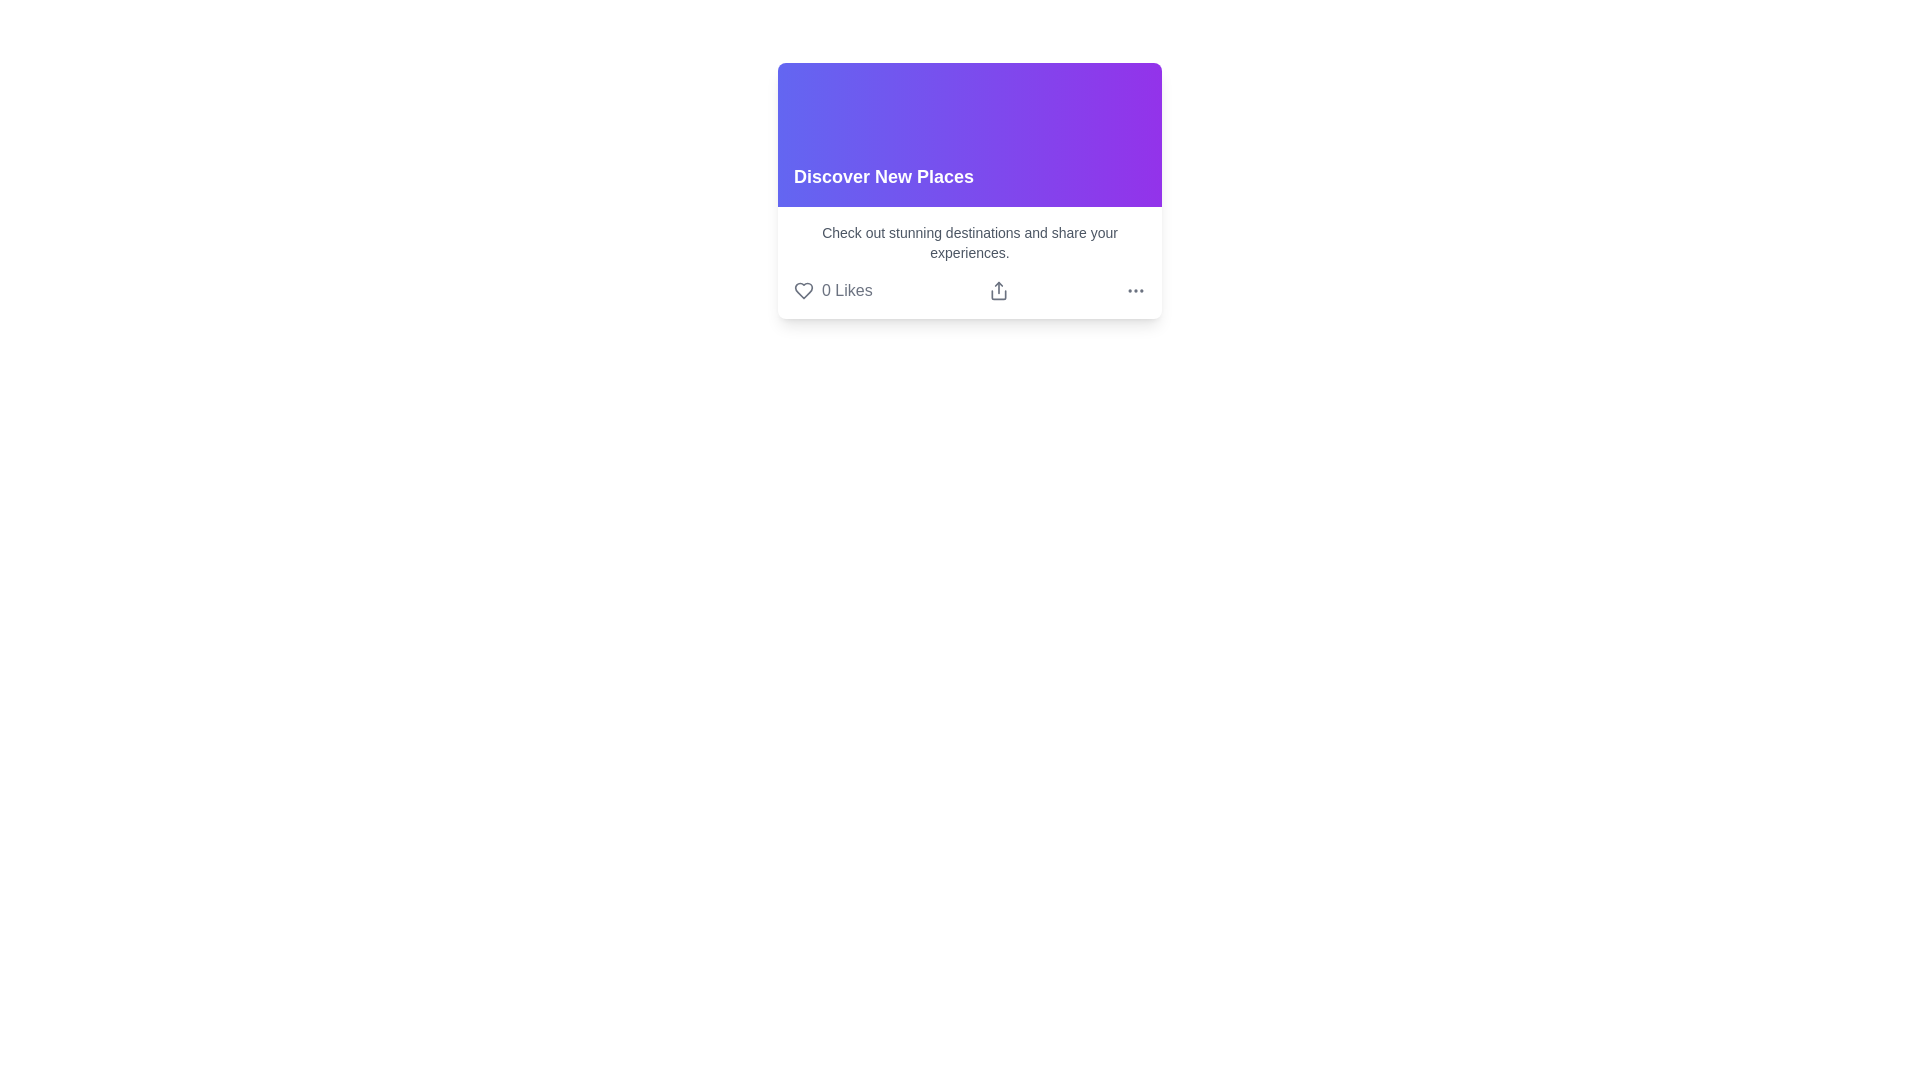 The width and height of the screenshot is (1920, 1080). I want to click on the heart-shaped SVG icon located at the bottom left of the card, so click(804, 290).